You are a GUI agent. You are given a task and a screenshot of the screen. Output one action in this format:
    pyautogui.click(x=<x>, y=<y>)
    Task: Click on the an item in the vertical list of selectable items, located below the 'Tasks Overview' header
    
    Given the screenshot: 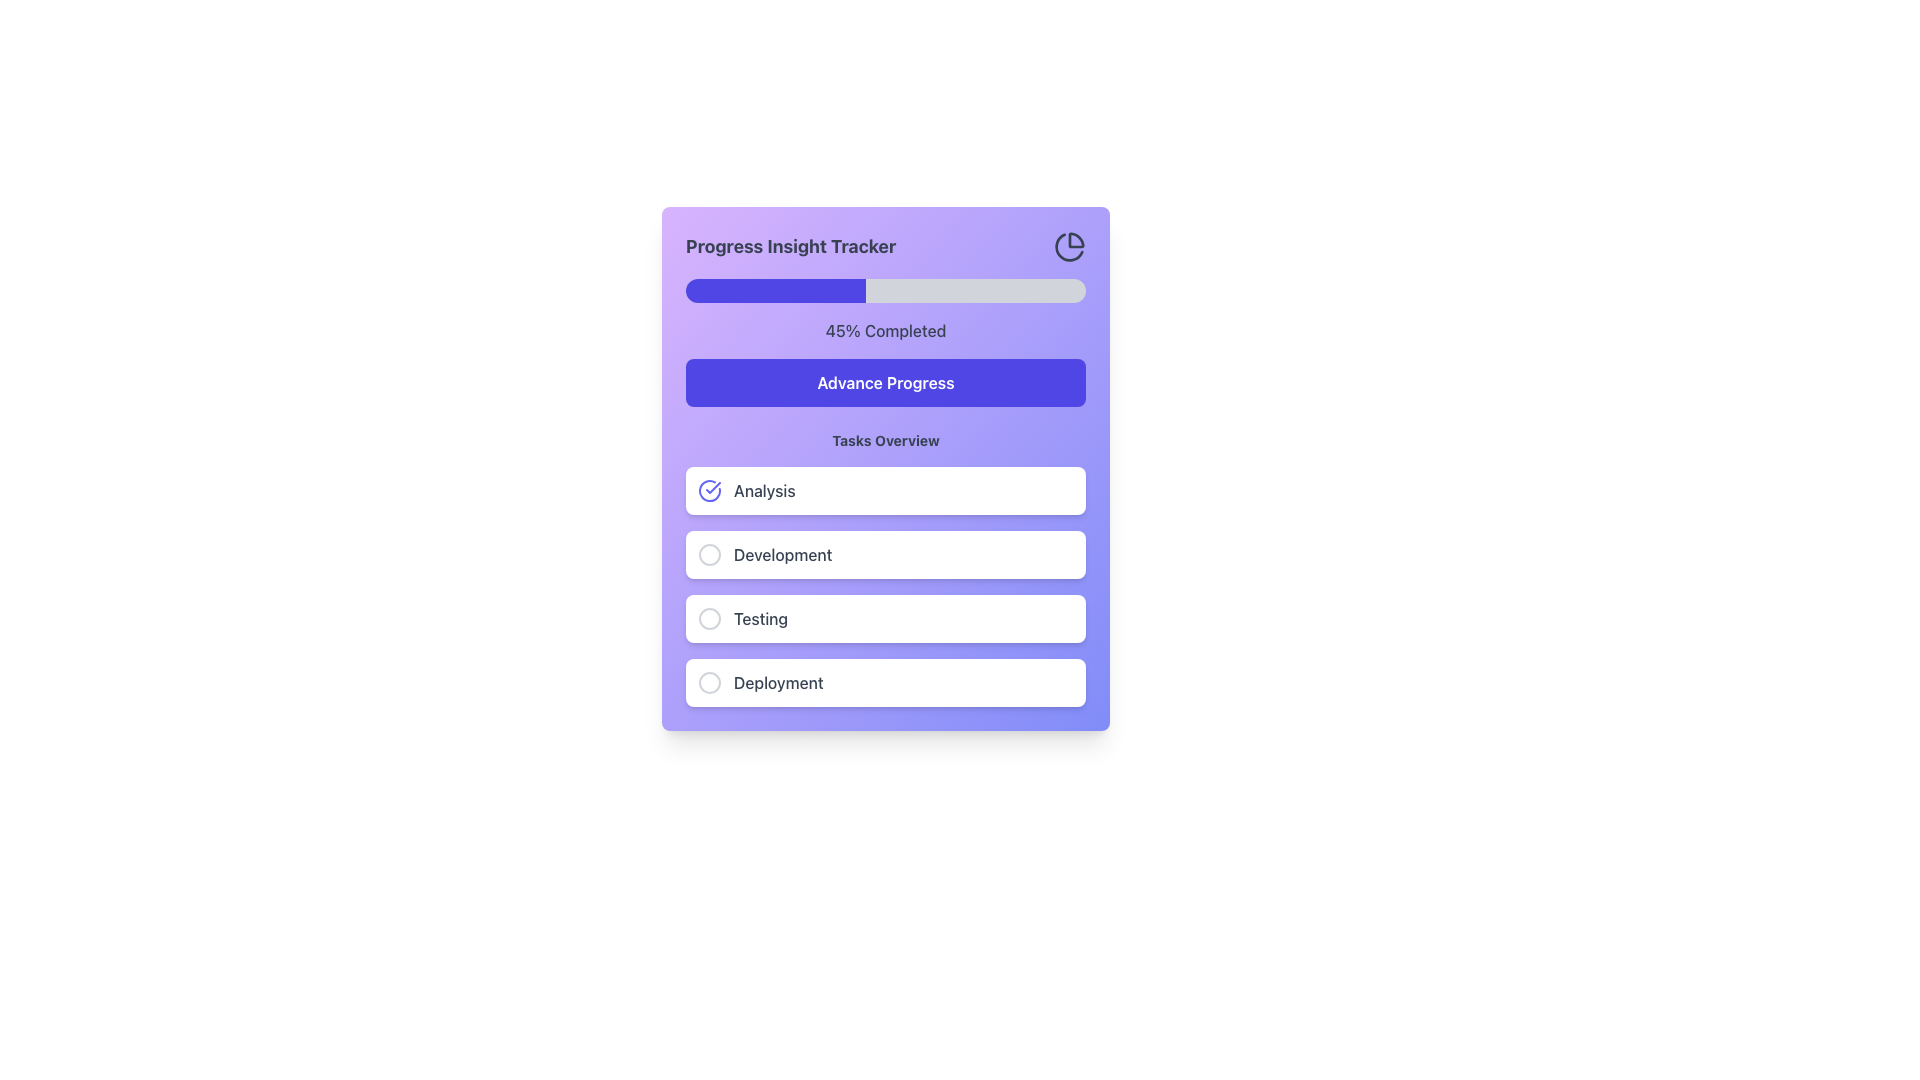 What is the action you would take?
    pyautogui.click(x=885, y=585)
    